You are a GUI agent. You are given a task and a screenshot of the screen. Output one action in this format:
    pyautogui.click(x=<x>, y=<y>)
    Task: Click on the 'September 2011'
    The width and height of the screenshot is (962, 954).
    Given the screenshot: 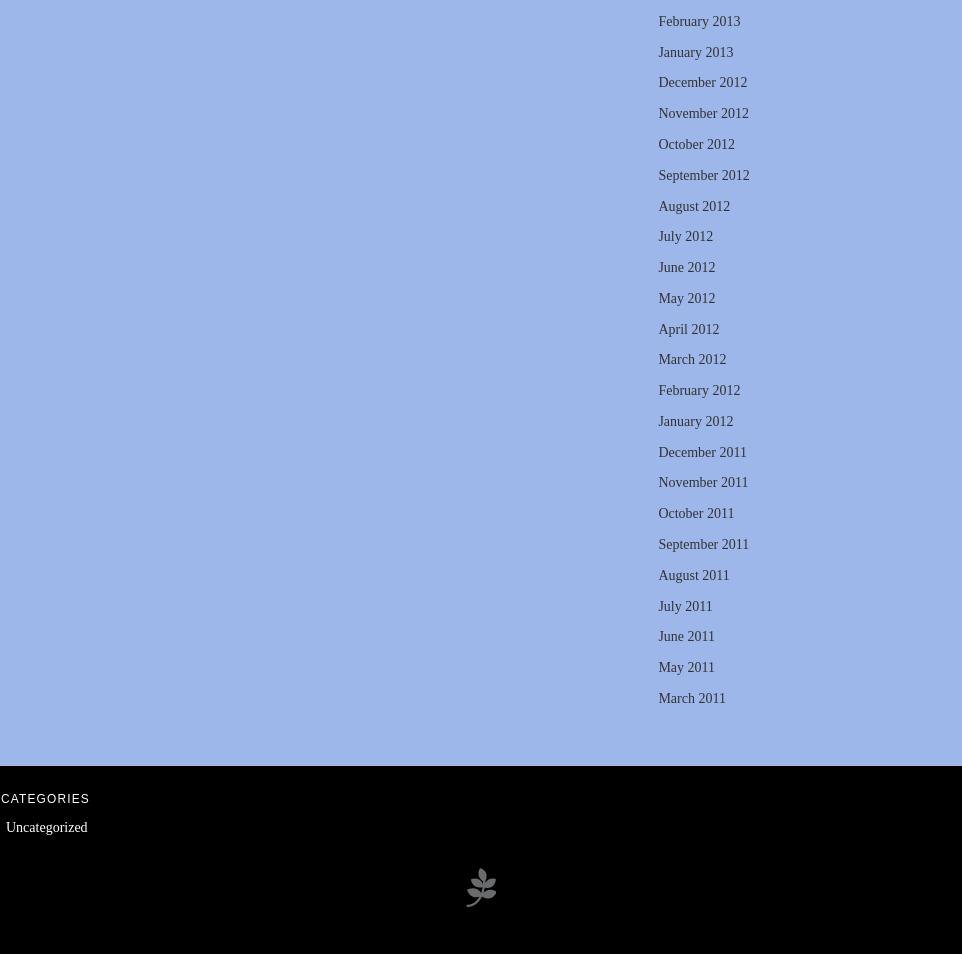 What is the action you would take?
    pyautogui.click(x=702, y=542)
    